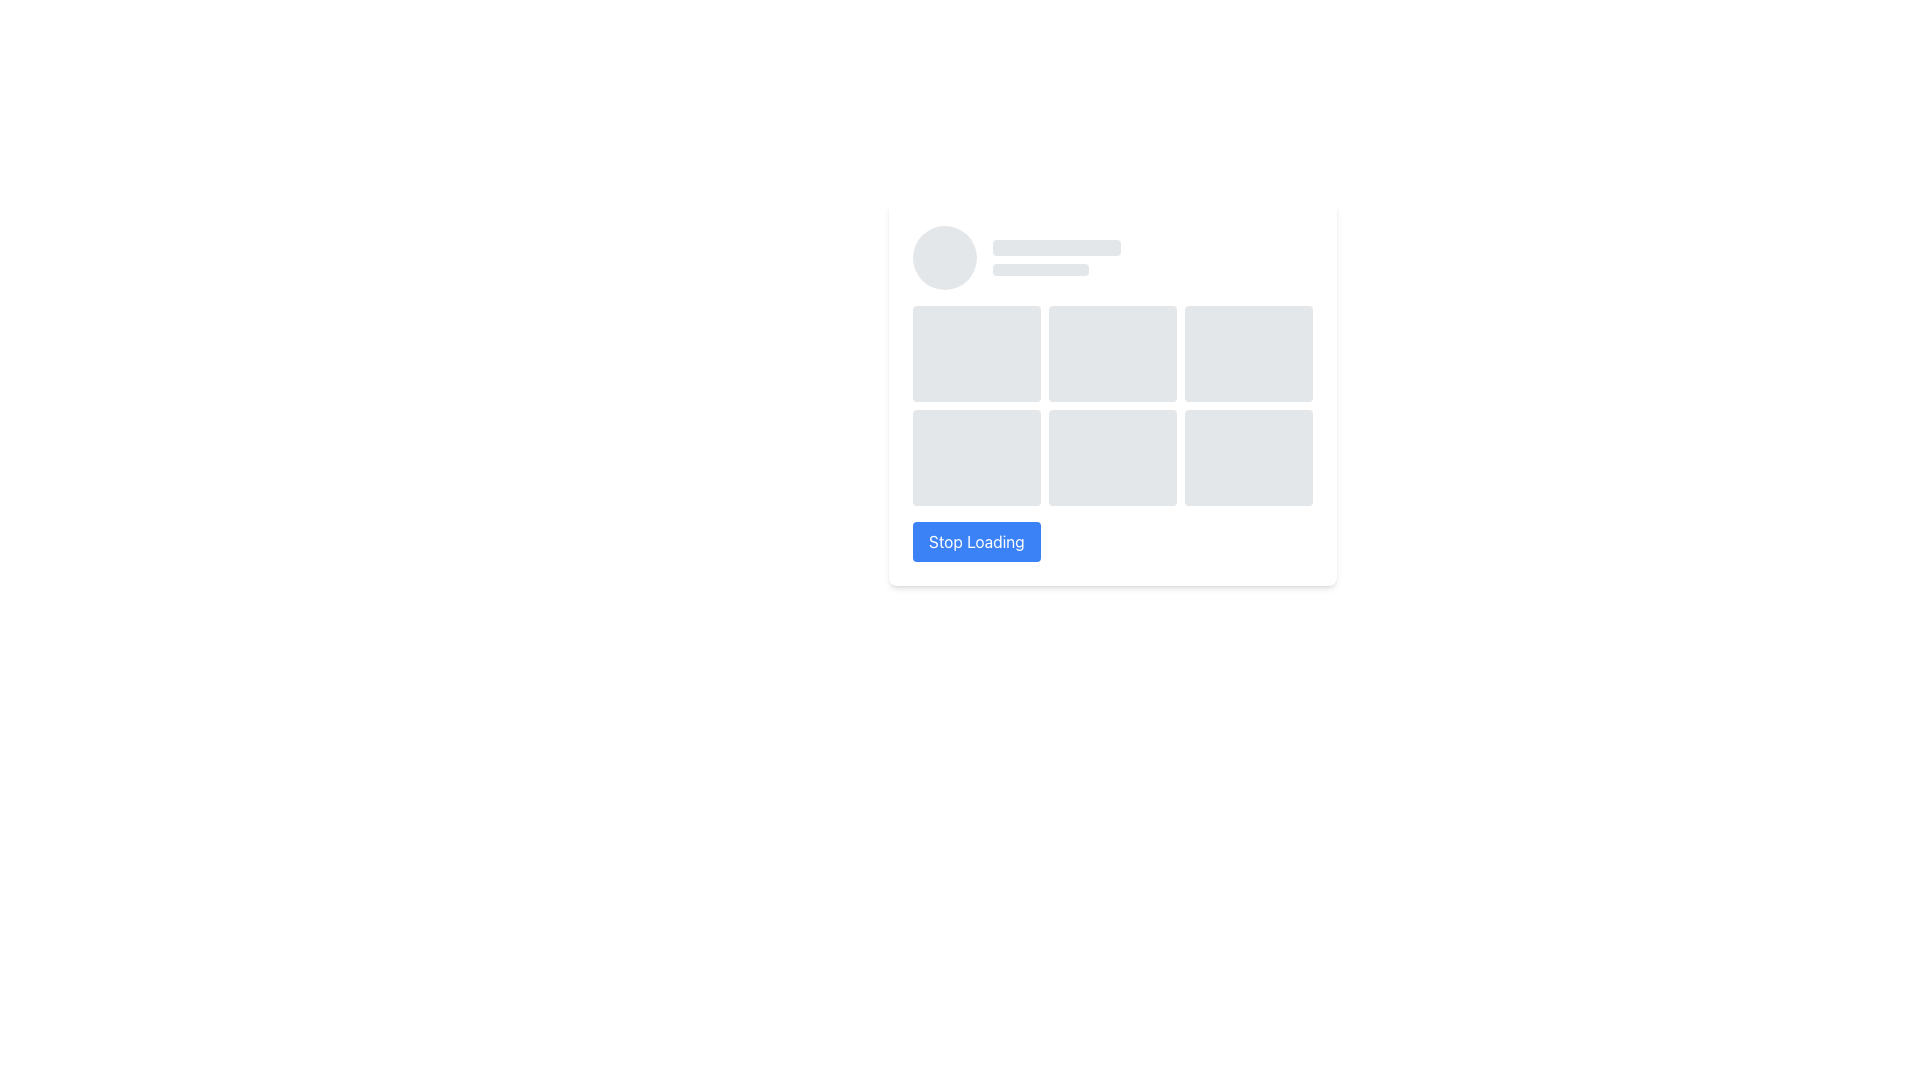 This screenshot has height=1080, width=1920. Describe the element at coordinates (1055, 257) in the screenshot. I see `the Loading Animation Placeholder, which simulates a loading animation for textual content and is positioned to the right of a large circular placeholder and above a grid of rectangular placeholders` at that location.